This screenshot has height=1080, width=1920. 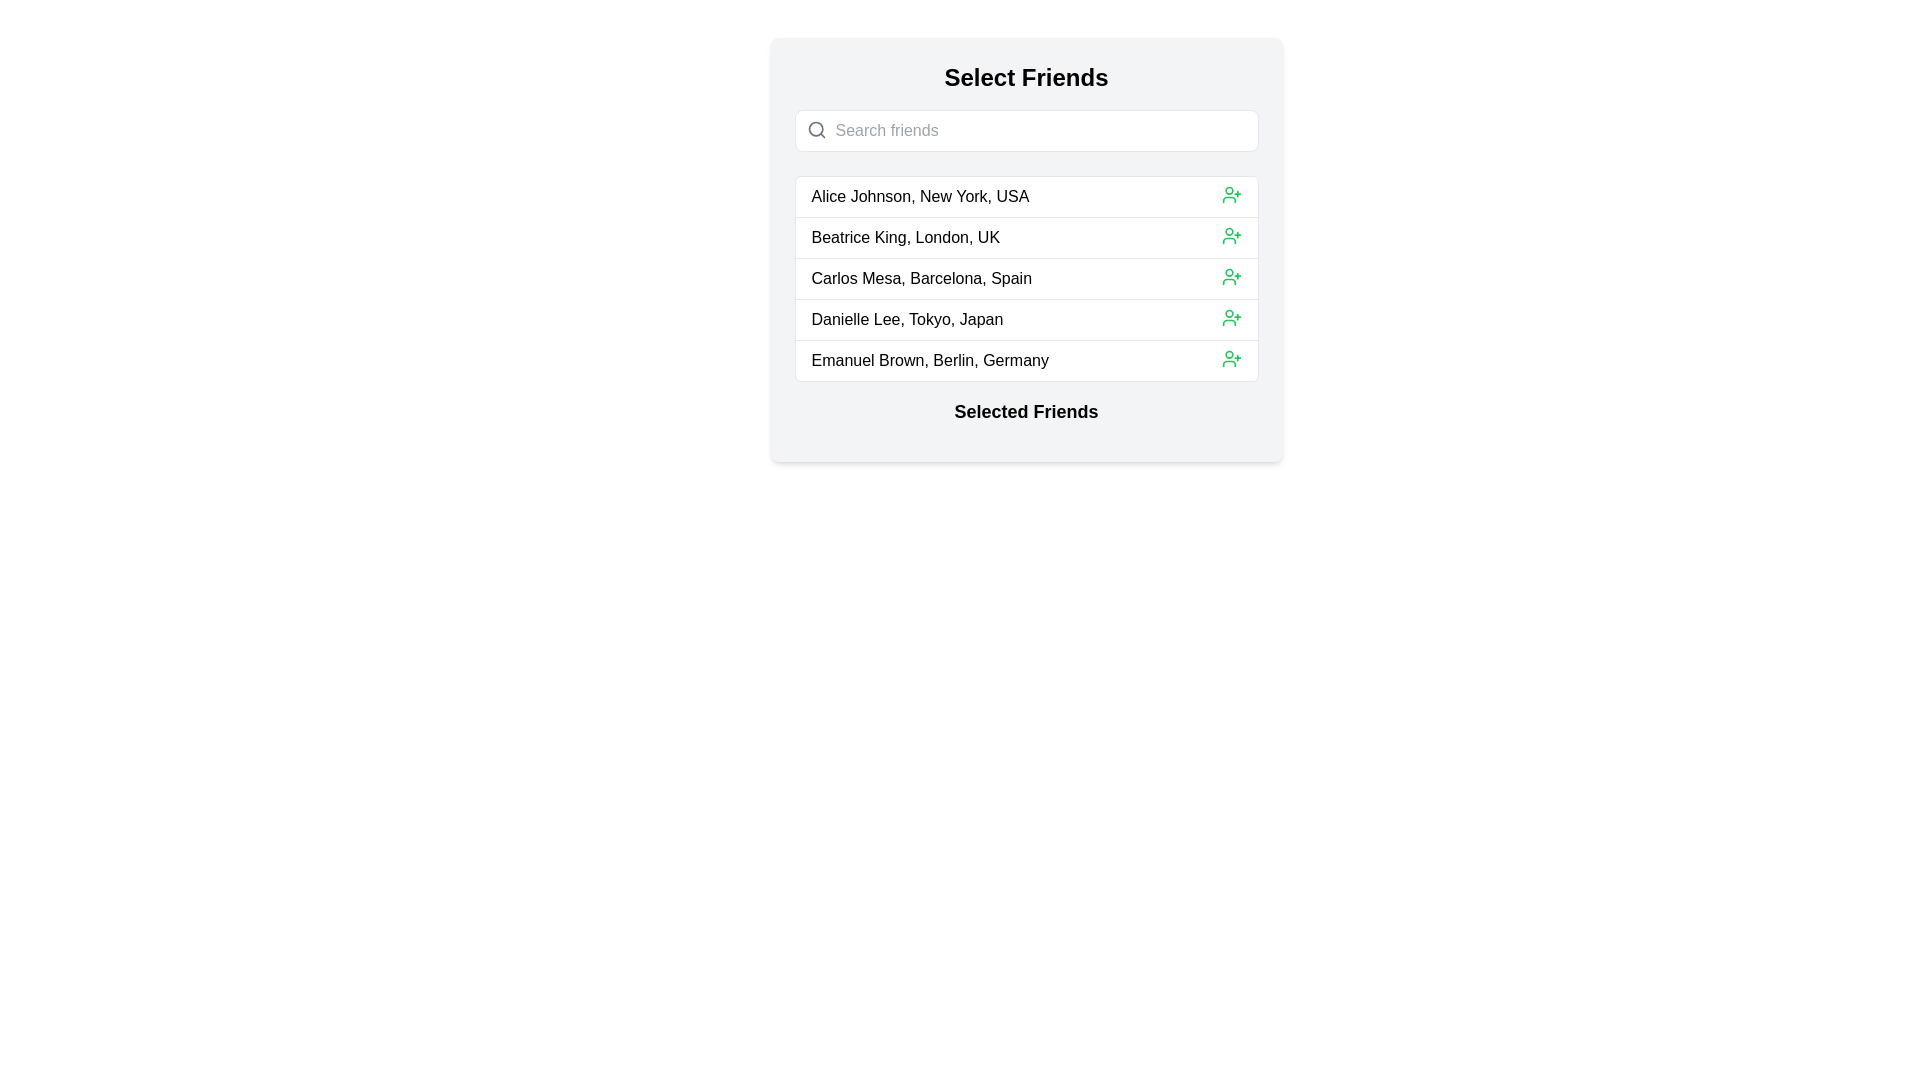 What do you see at coordinates (929, 361) in the screenshot?
I see `text content of the fifth item in the 'Select Friends' list, which is positioned below 'Danielle Lee, Tokyo, Japan'` at bounding box center [929, 361].